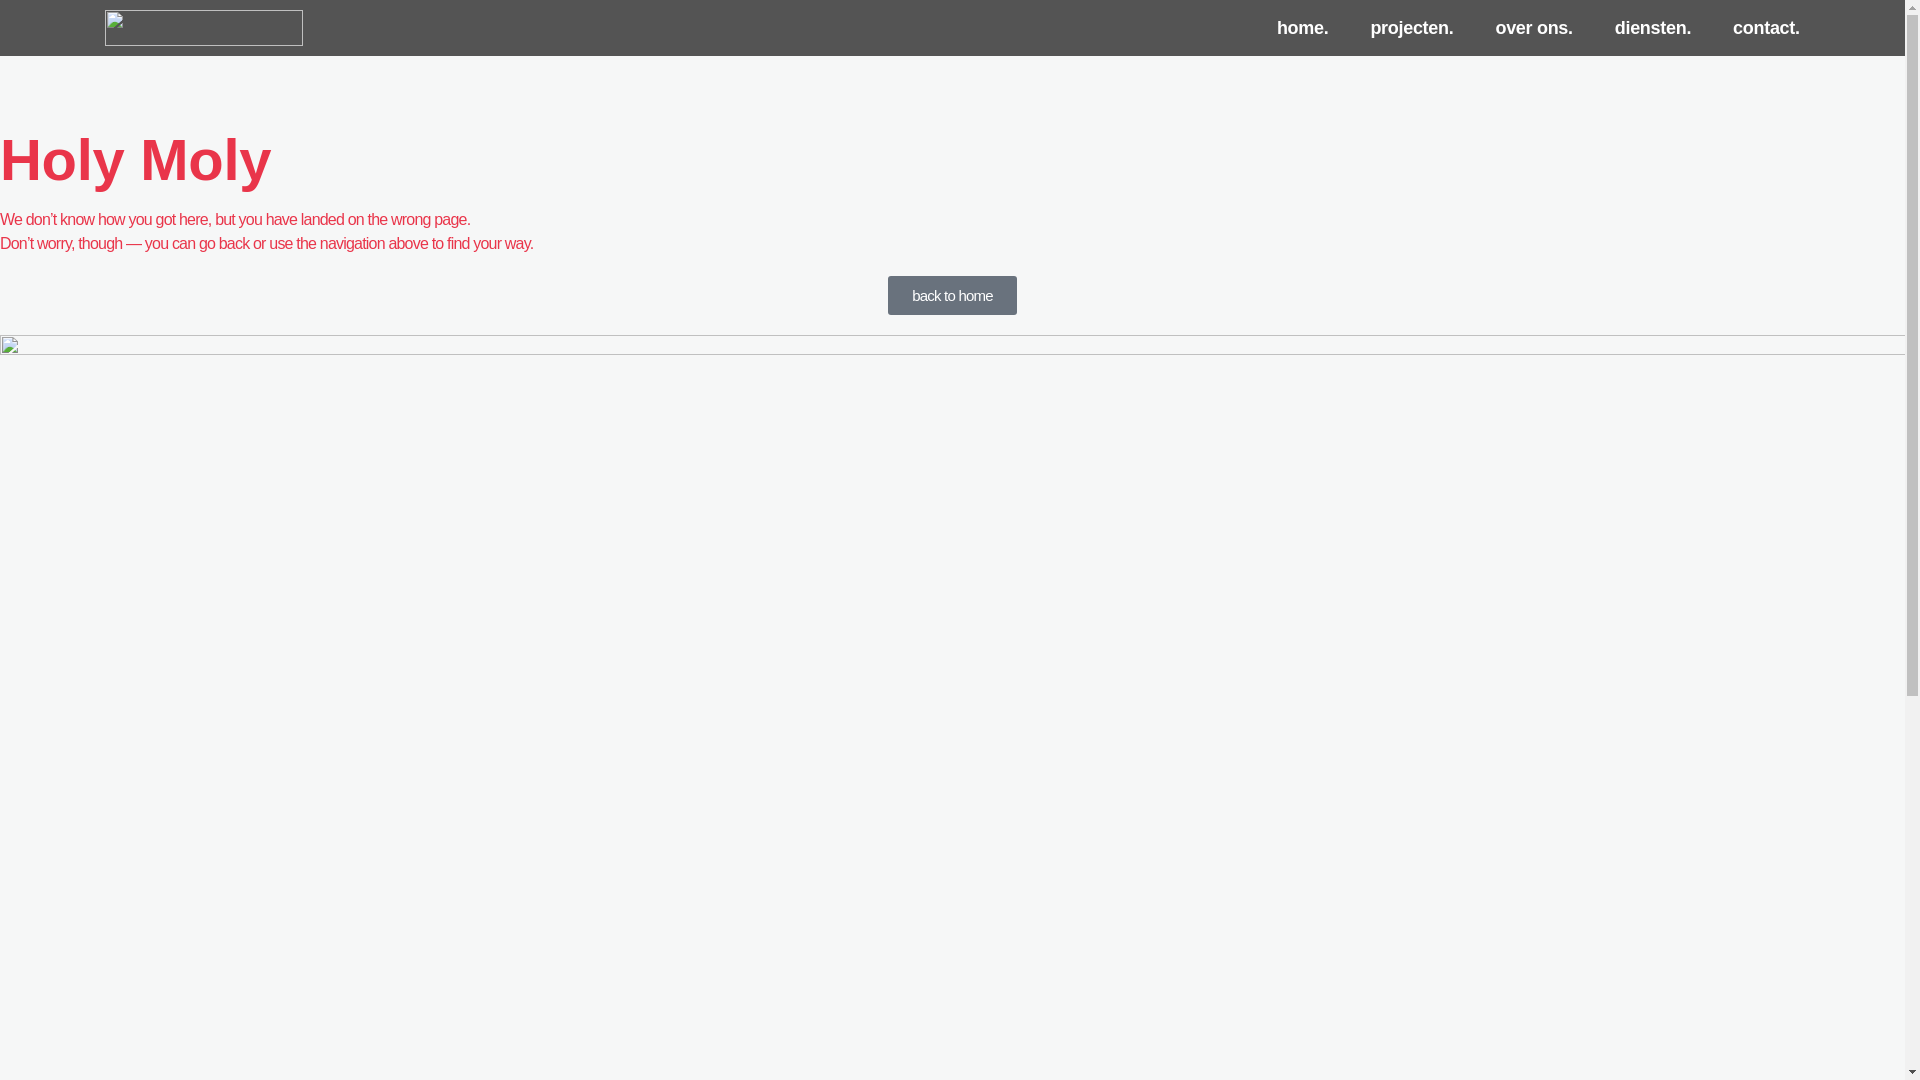 This screenshot has height=1080, width=1920. What do you see at coordinates (1766, 27) in the screenshot?
I see `'contact.'` at bounding box center [1766, 27].